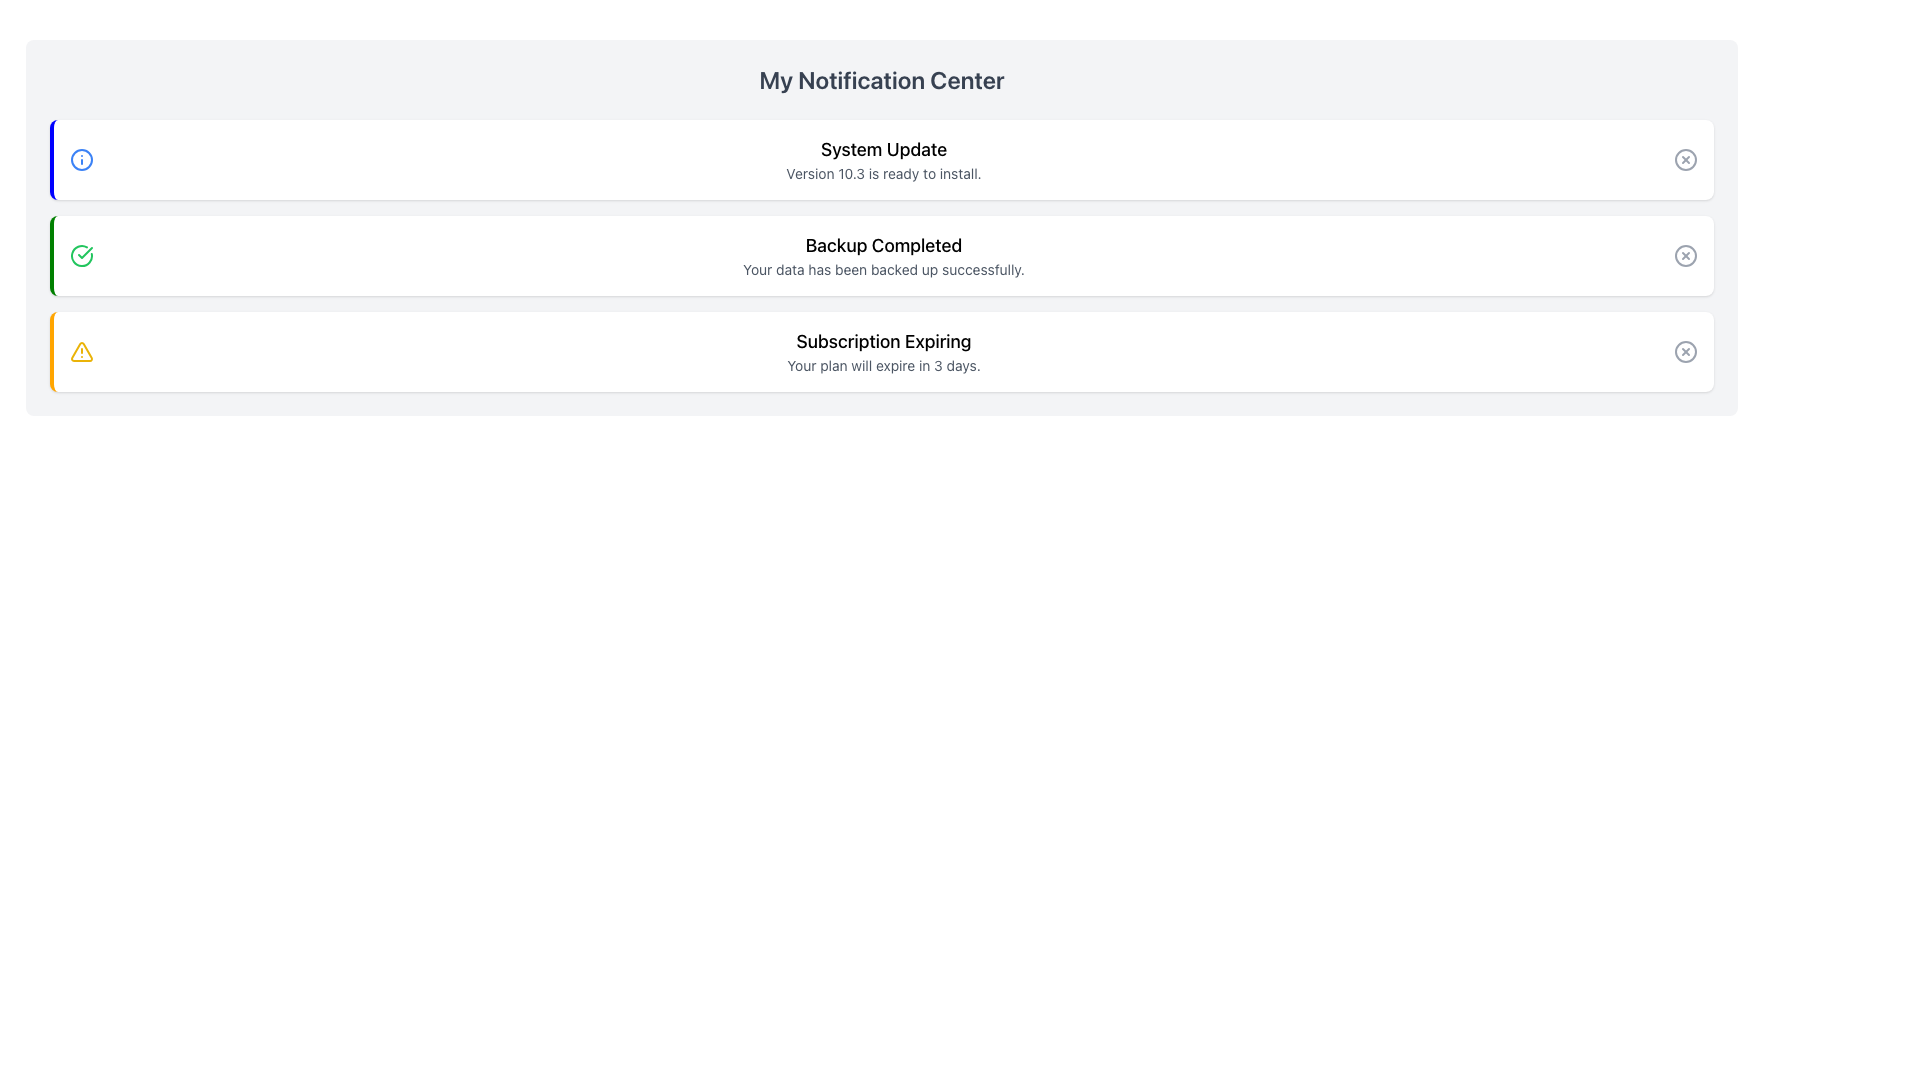 The width and height of the screenshot is (1920, 1080). What do you see at coordinates (80, 350) in the screenshot?
I see `the leftmost warning icon in the 'Subscription Expiring' notification entry in the notification list` at bounding box center [80, 350].